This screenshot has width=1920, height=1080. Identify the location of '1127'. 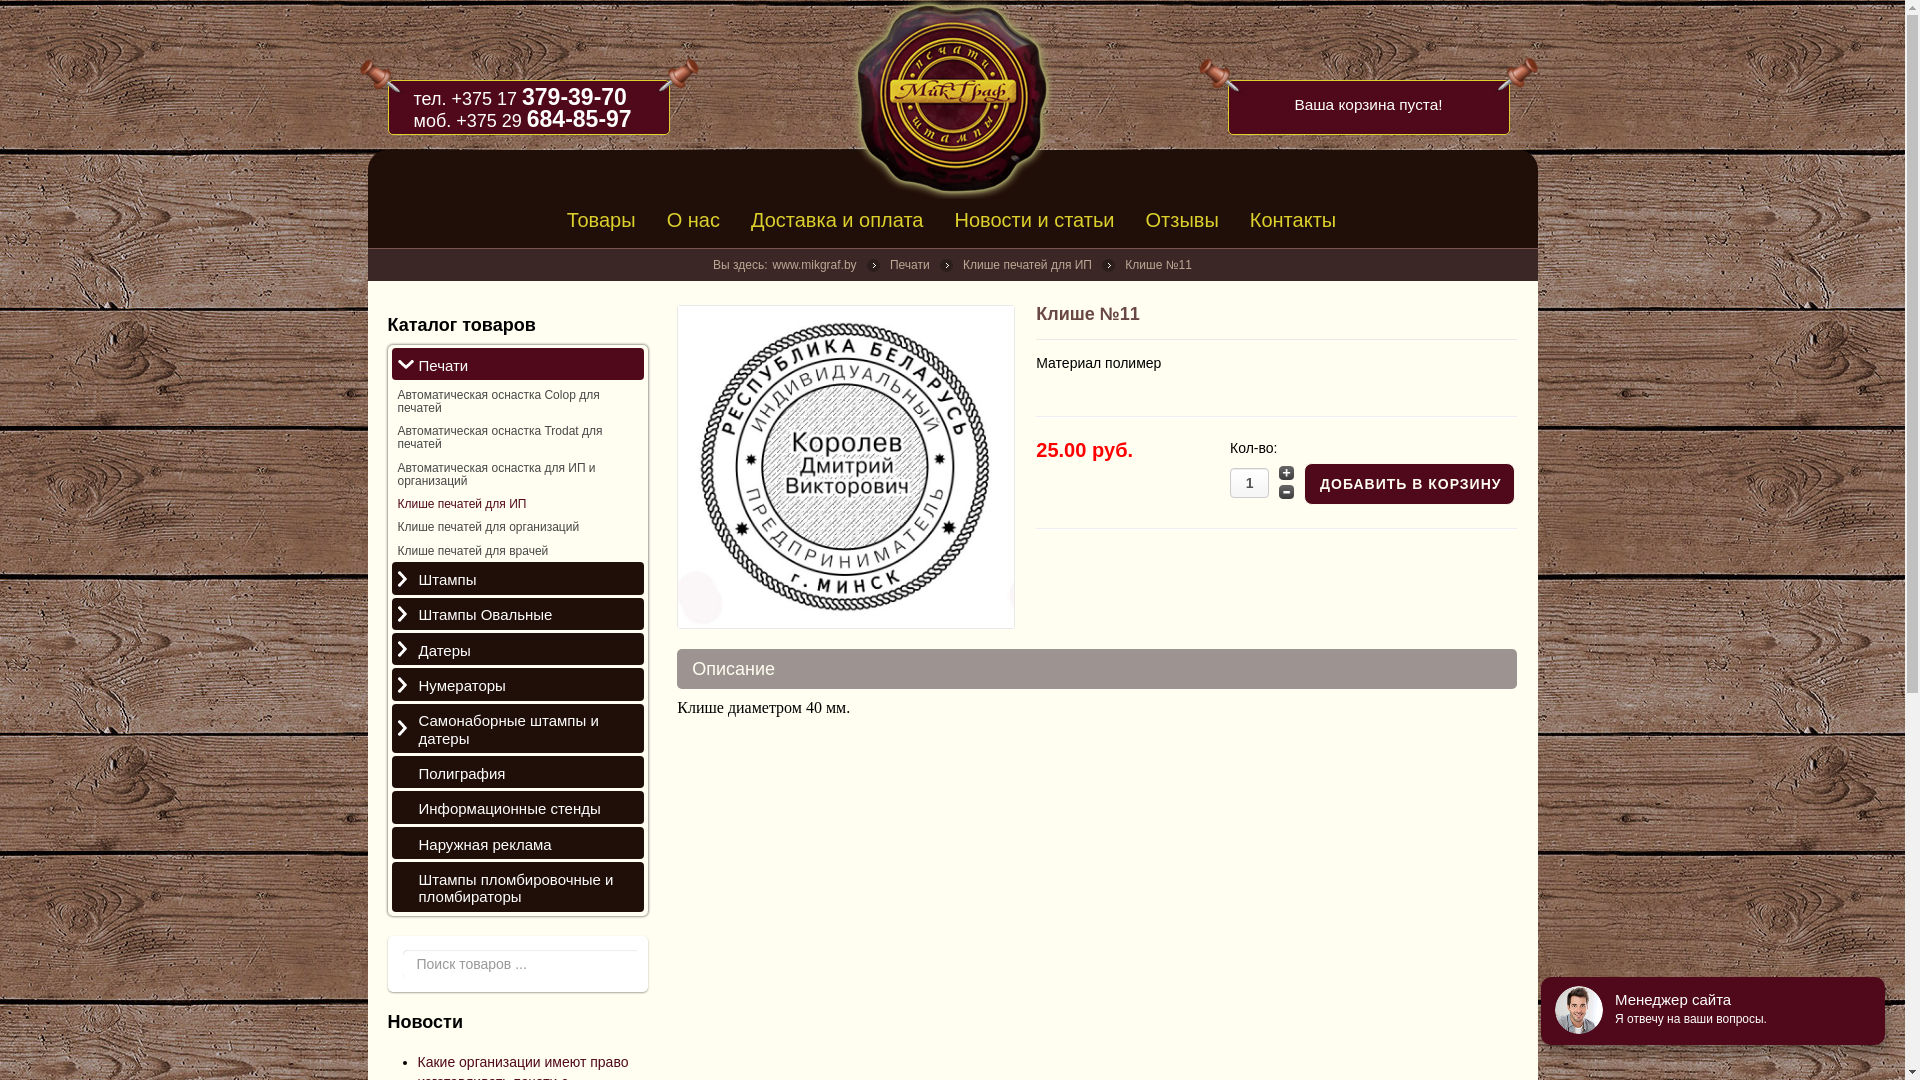
(845, 466).